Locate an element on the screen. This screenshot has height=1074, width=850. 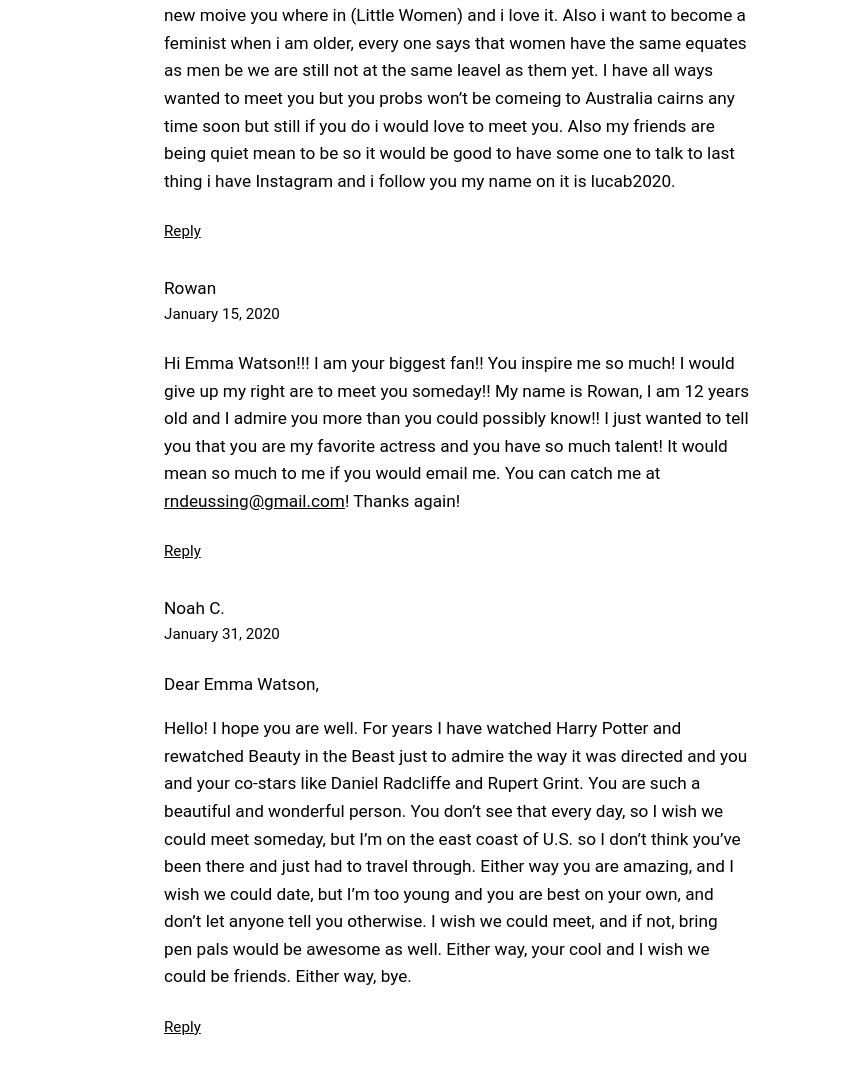
'rndeussing@gmail.com' is located at coordinates (163, 499).